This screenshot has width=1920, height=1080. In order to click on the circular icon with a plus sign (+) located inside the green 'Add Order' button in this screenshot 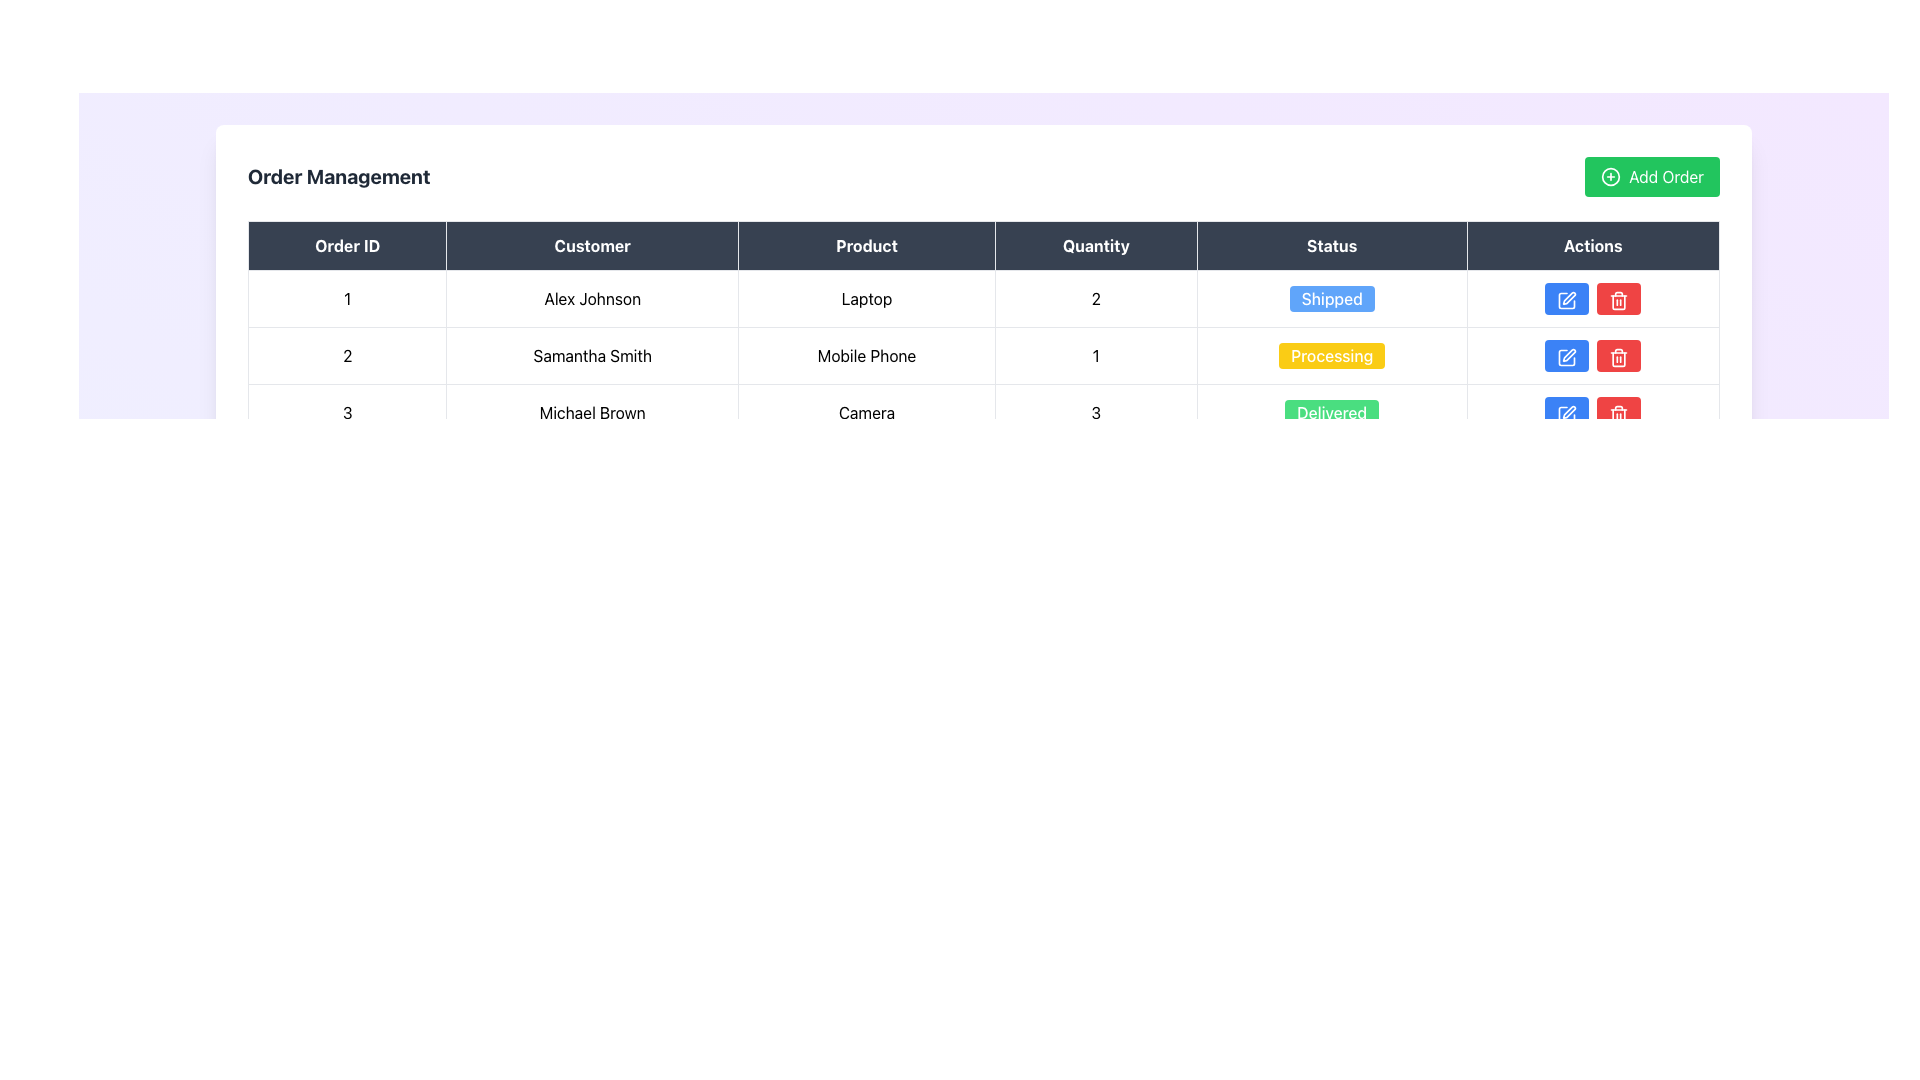, I will do `click(1611, 176)`.